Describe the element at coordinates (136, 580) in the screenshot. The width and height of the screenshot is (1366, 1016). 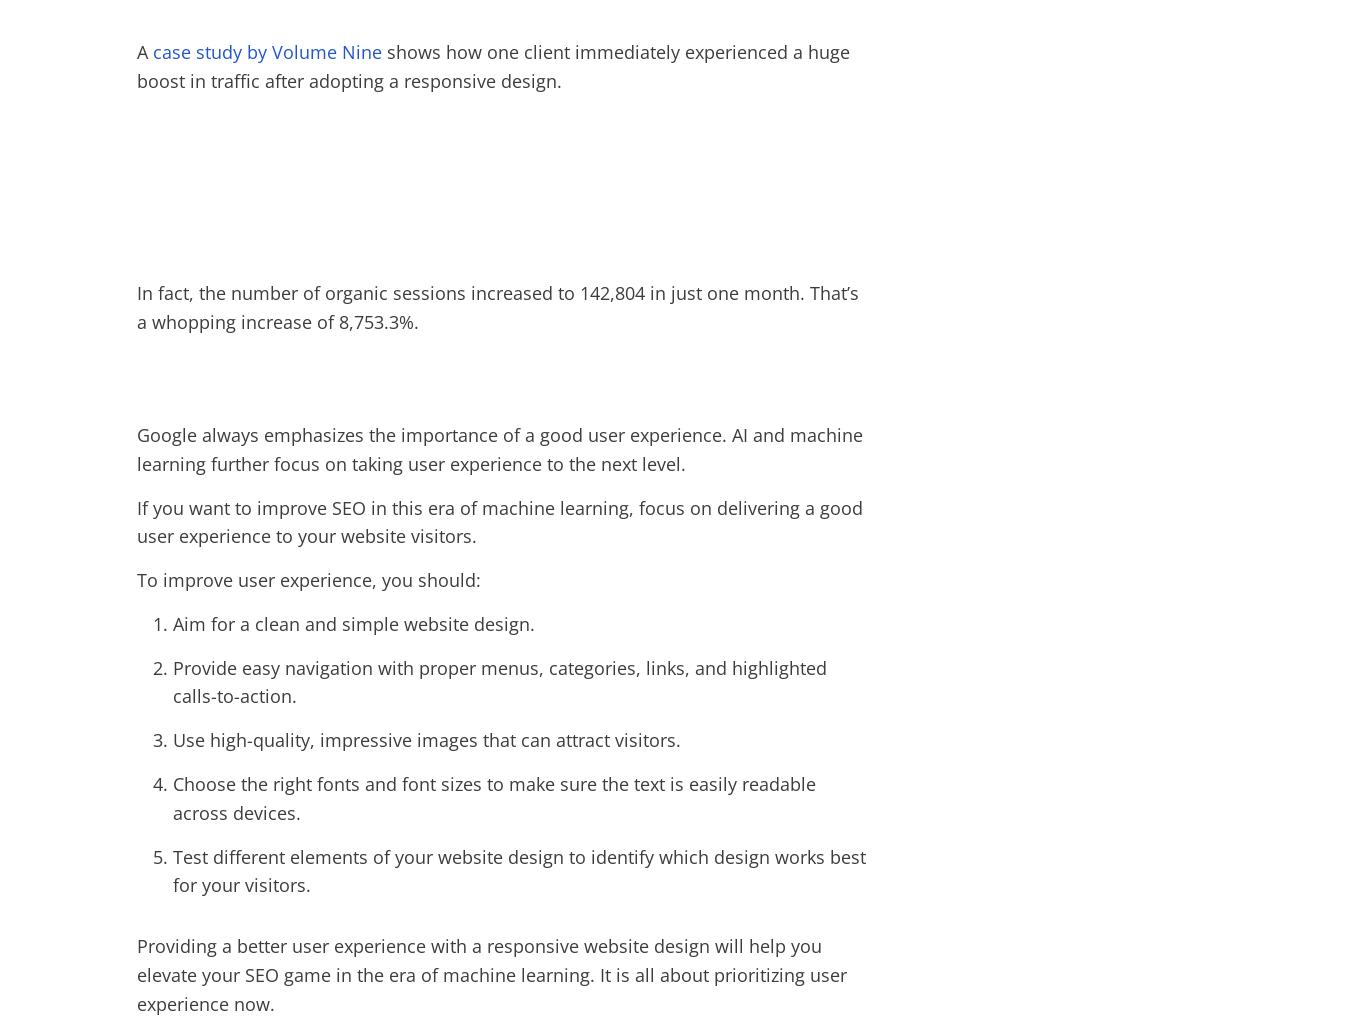
I see `'To improve user experience, you should:'` at that location.